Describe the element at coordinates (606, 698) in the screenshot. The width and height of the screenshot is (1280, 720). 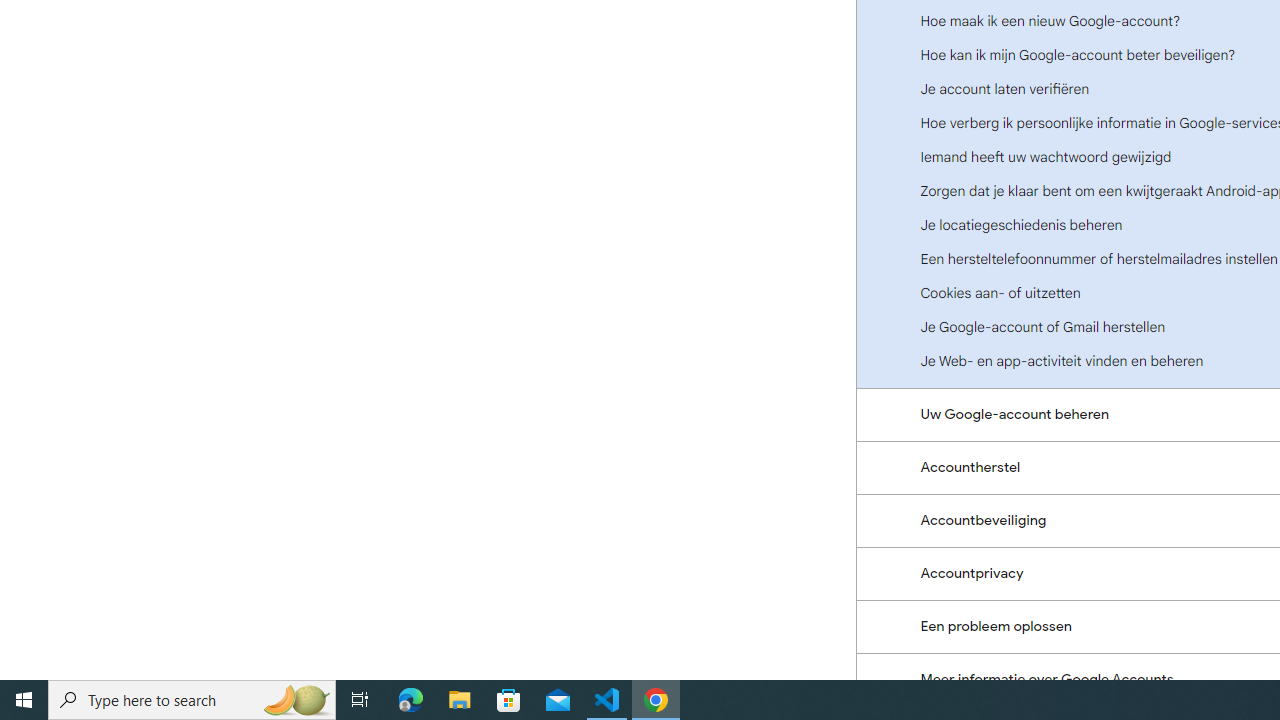
I see `'Visual Studio Code - 1 running window'` at that location.